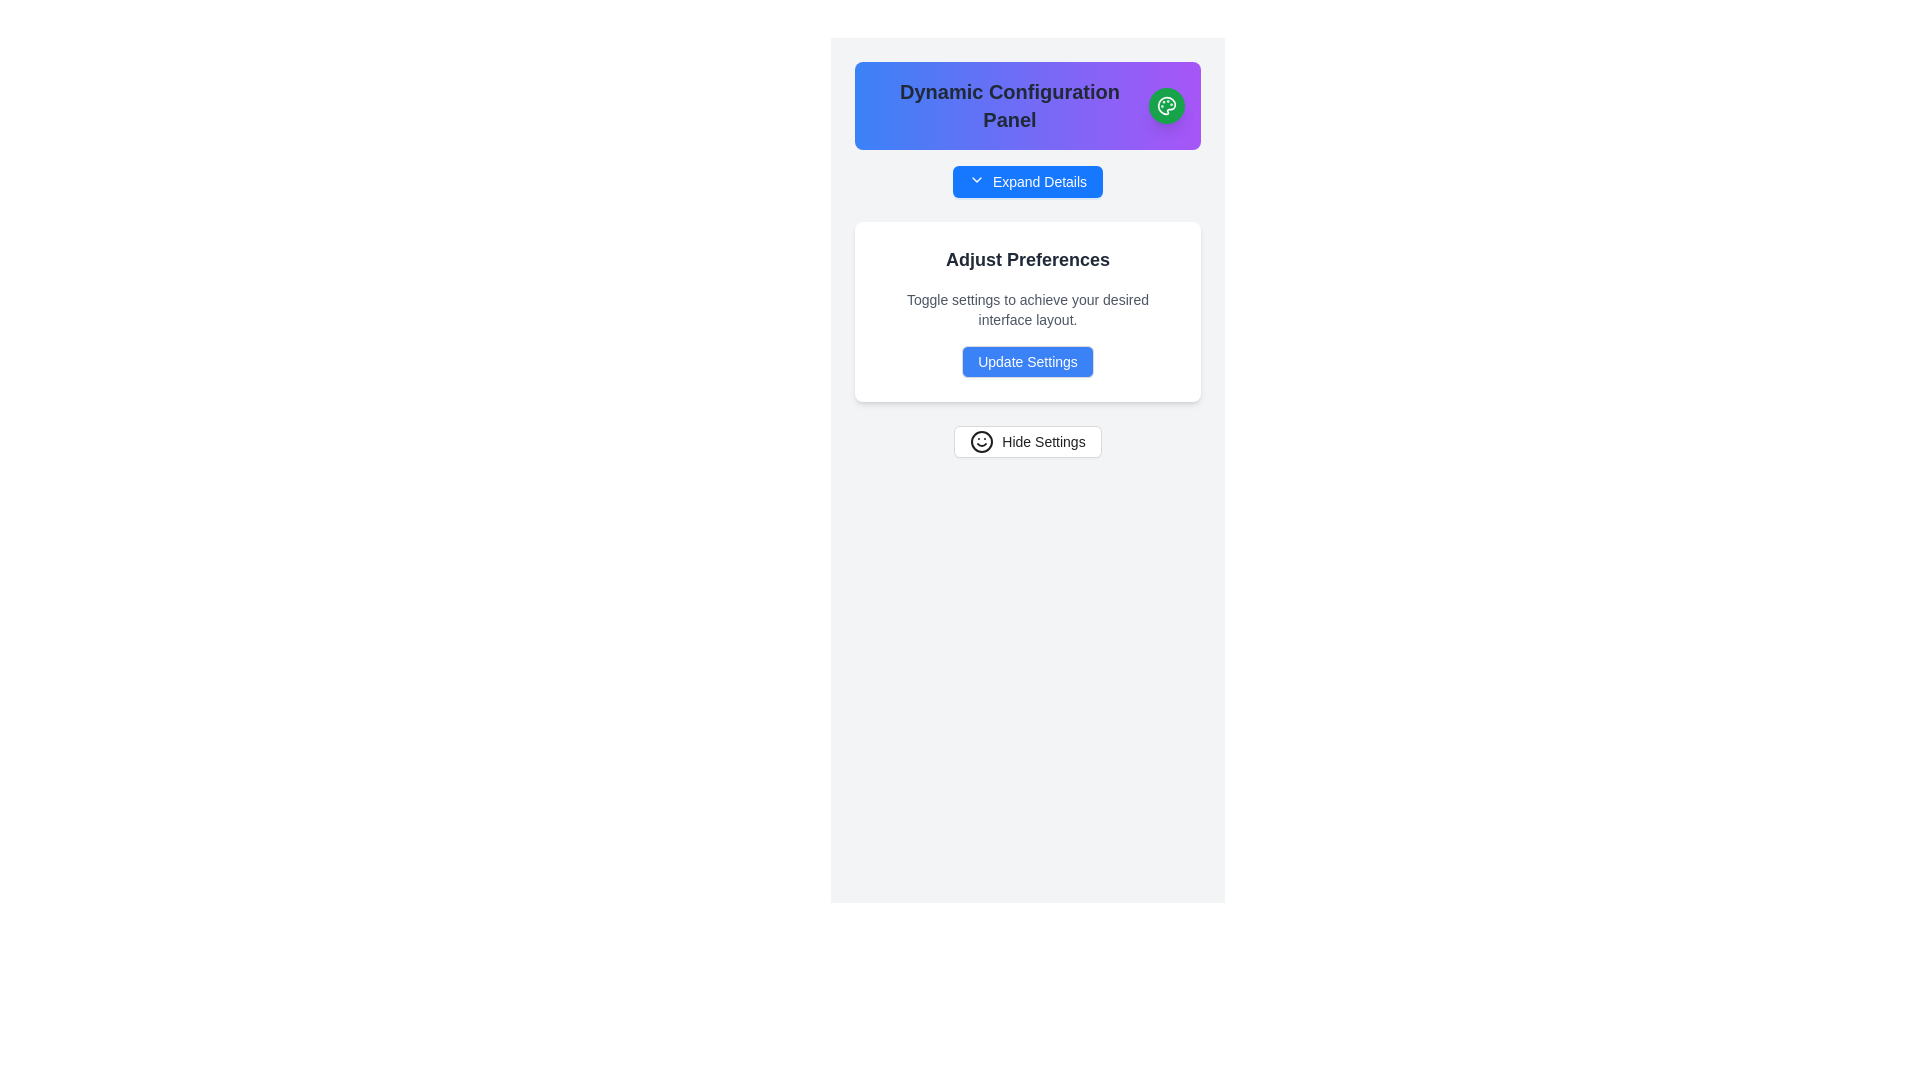 The height and width of the screenshot is (1080, 1920). Describe the element at coordinates (1027, 258) in the screenshot. I see `the text label that reads 'Adjust Preferences', which is prominently styled with bold, large letters and is located at the top of the panel in the 'Dynamic Configuration Panel'` at that location.